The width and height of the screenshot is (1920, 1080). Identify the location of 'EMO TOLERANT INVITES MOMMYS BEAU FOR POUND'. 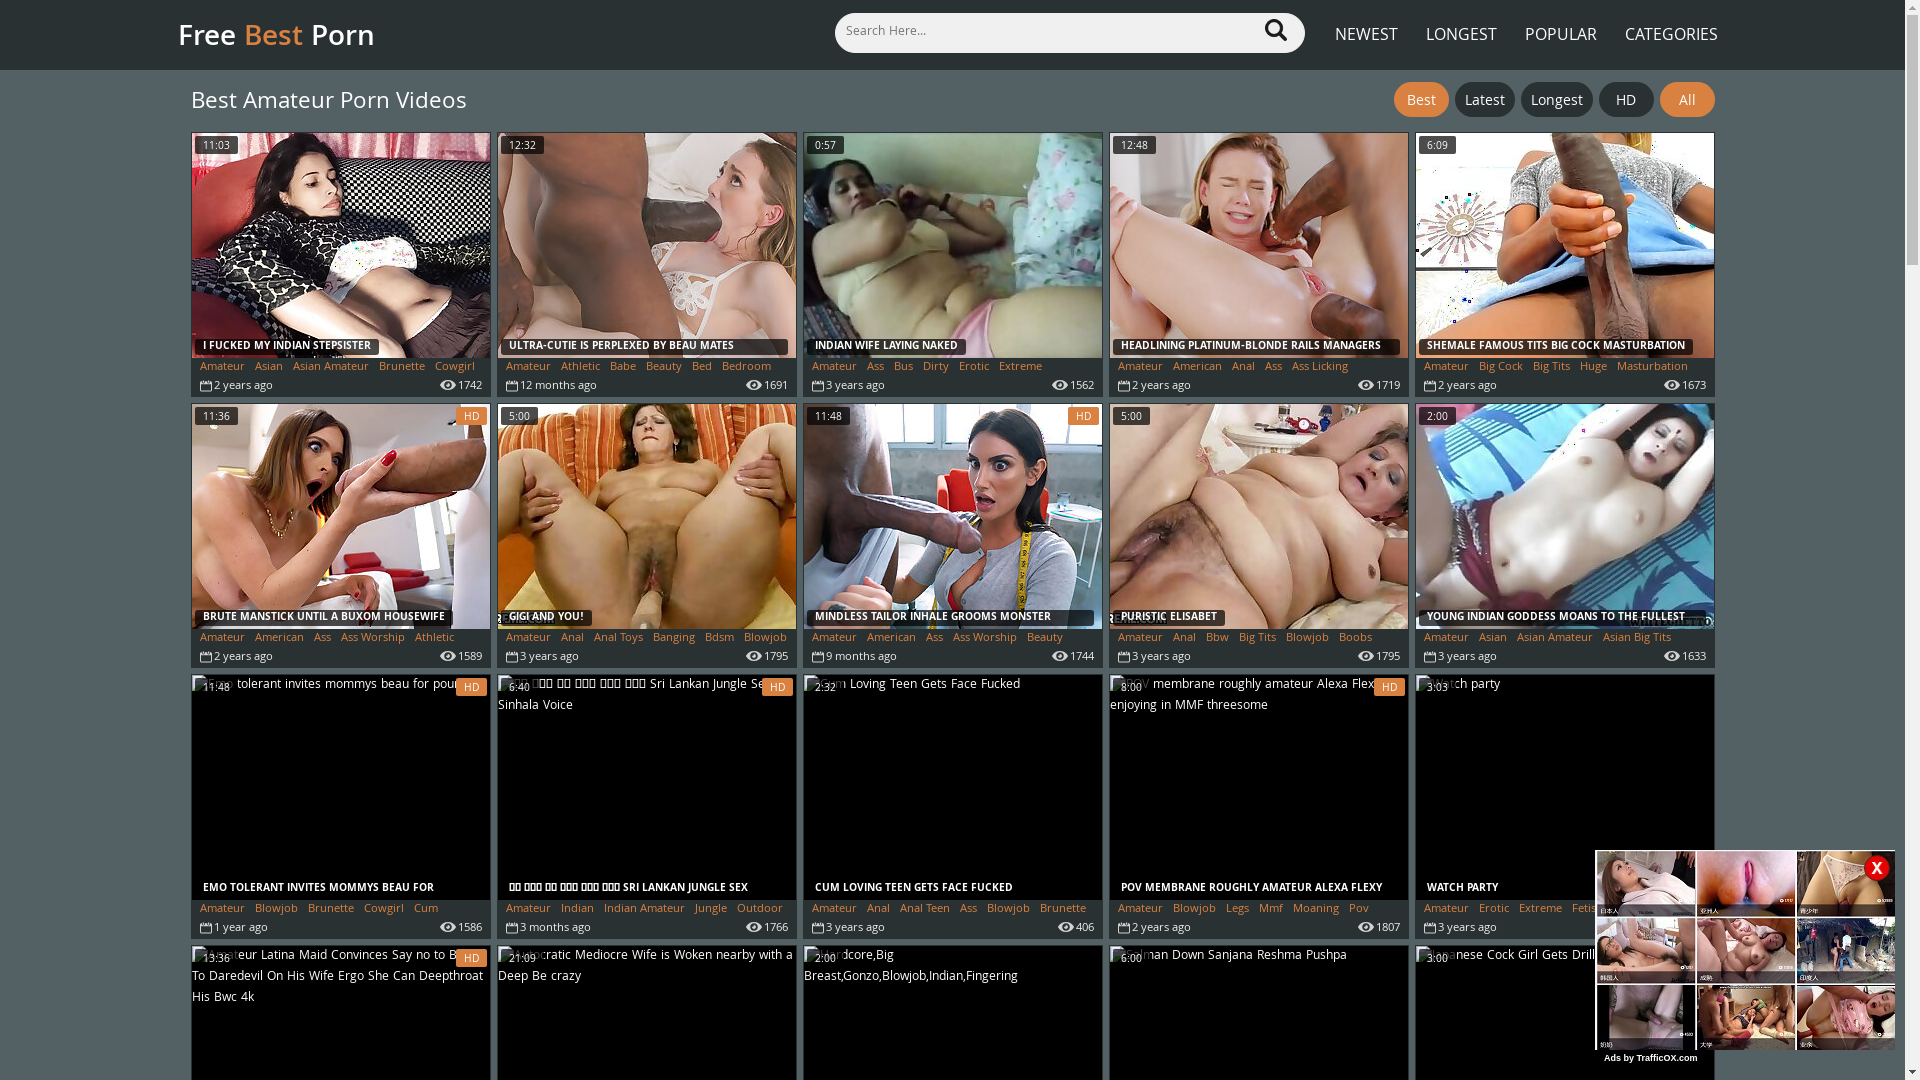
(340, 786).